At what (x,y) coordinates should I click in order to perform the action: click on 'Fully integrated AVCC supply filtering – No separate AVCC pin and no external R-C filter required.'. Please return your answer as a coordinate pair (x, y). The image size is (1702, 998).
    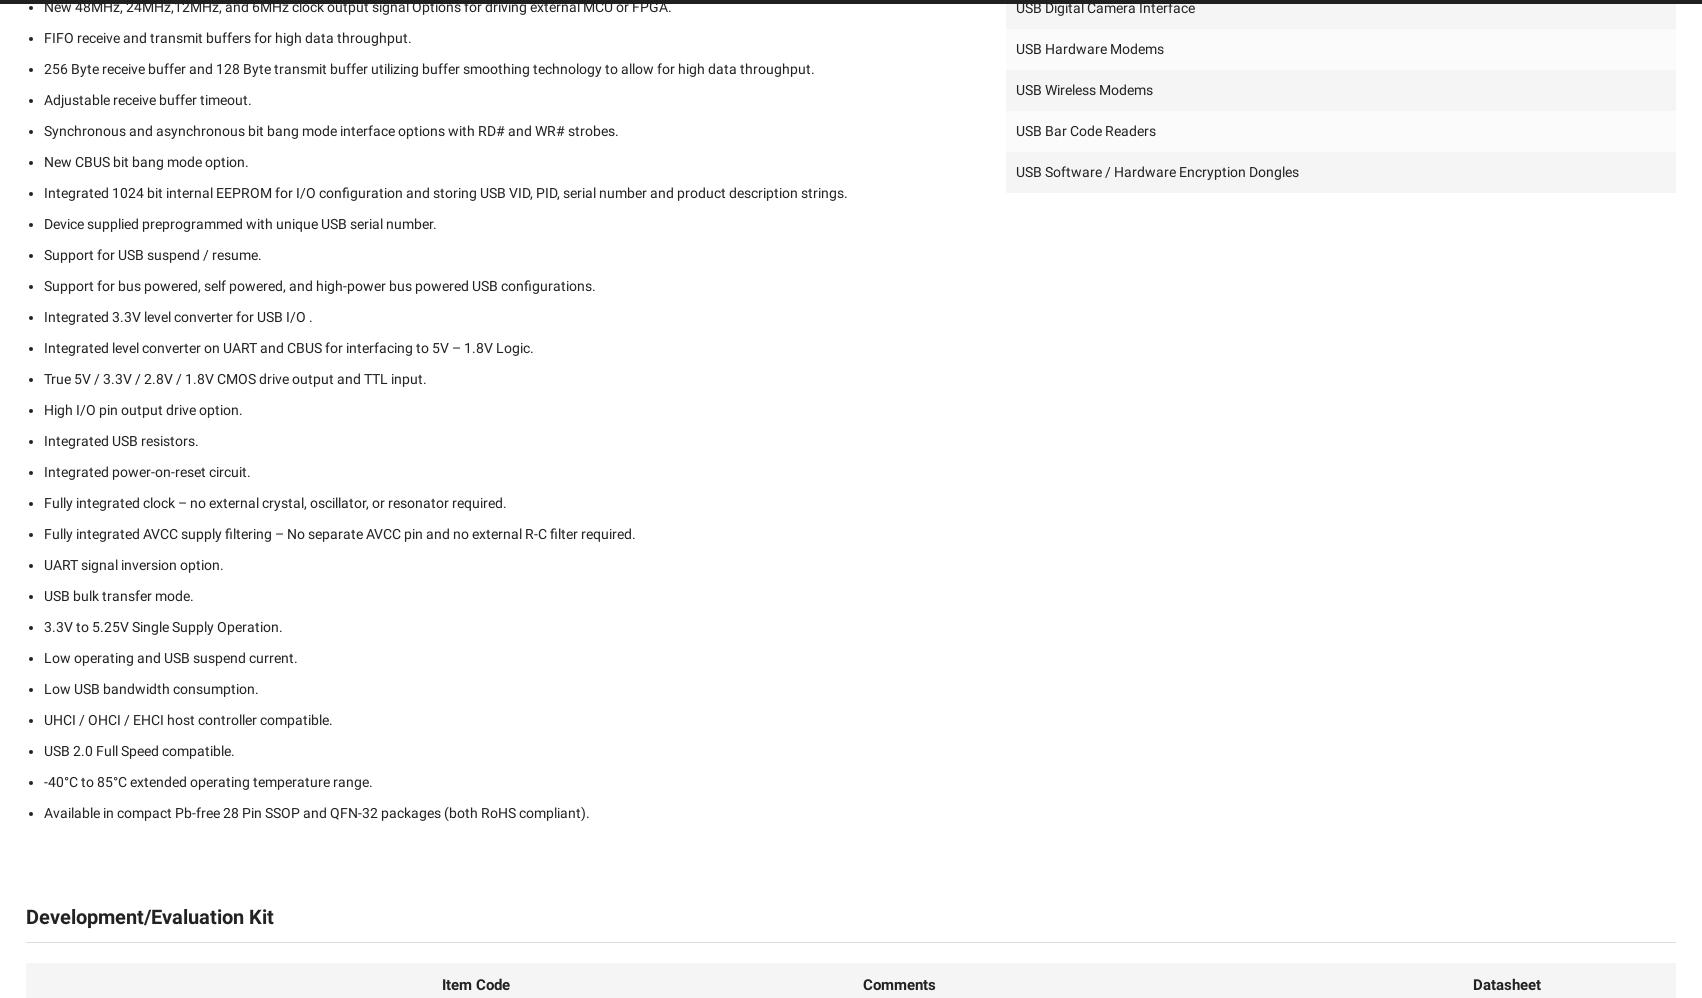
    Looking at the image, I should click on (340, 534).